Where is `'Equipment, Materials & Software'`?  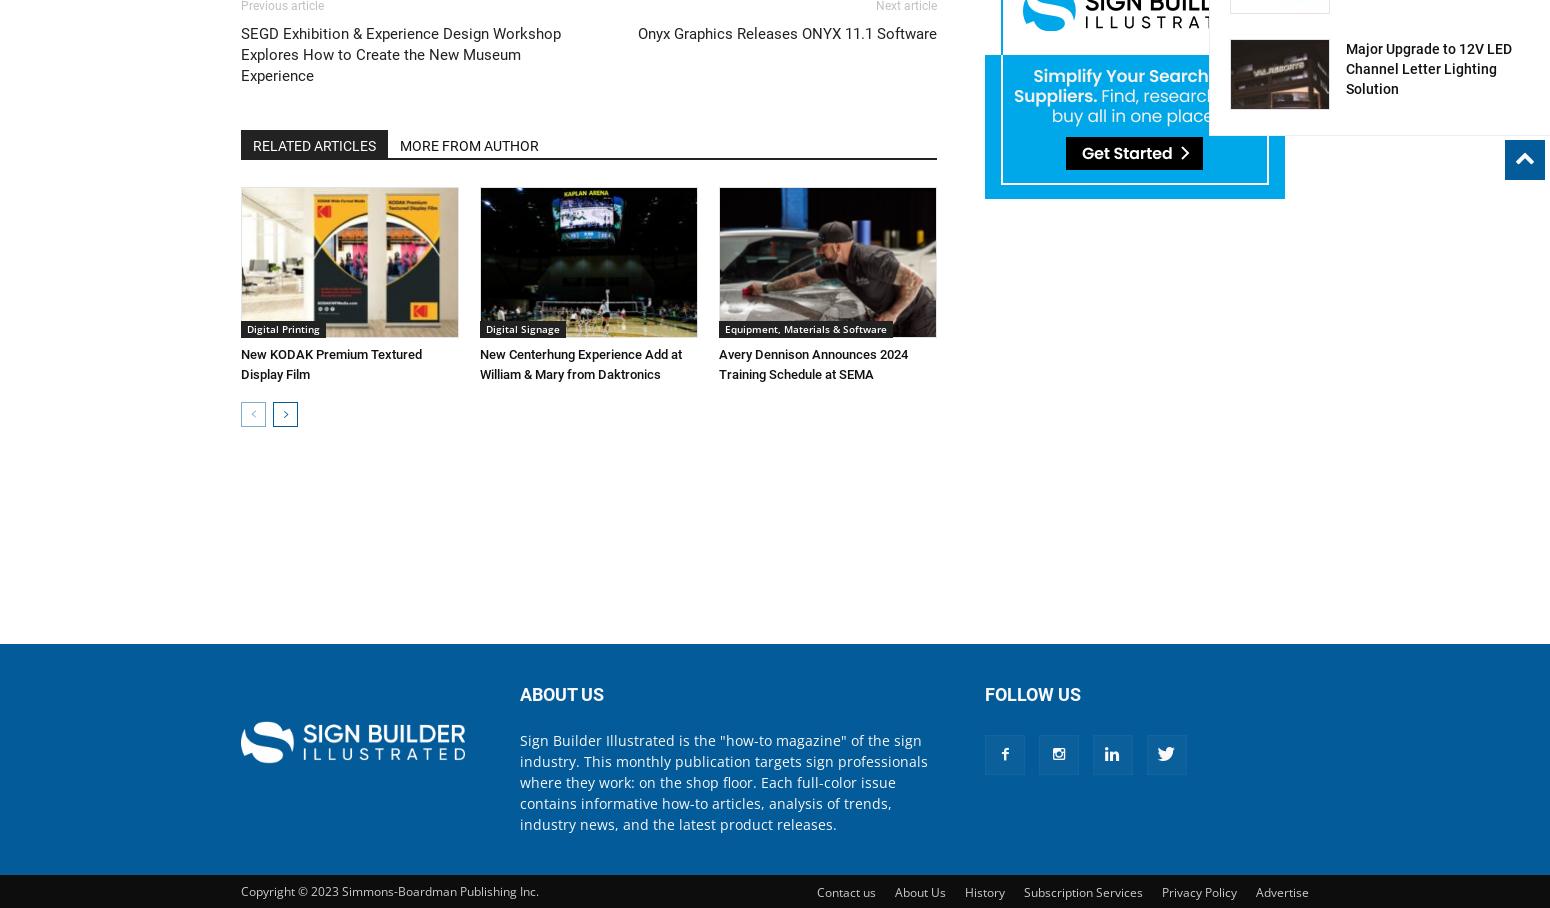
'Equipment, Materials & Software' is located at coordinates (724, 326).